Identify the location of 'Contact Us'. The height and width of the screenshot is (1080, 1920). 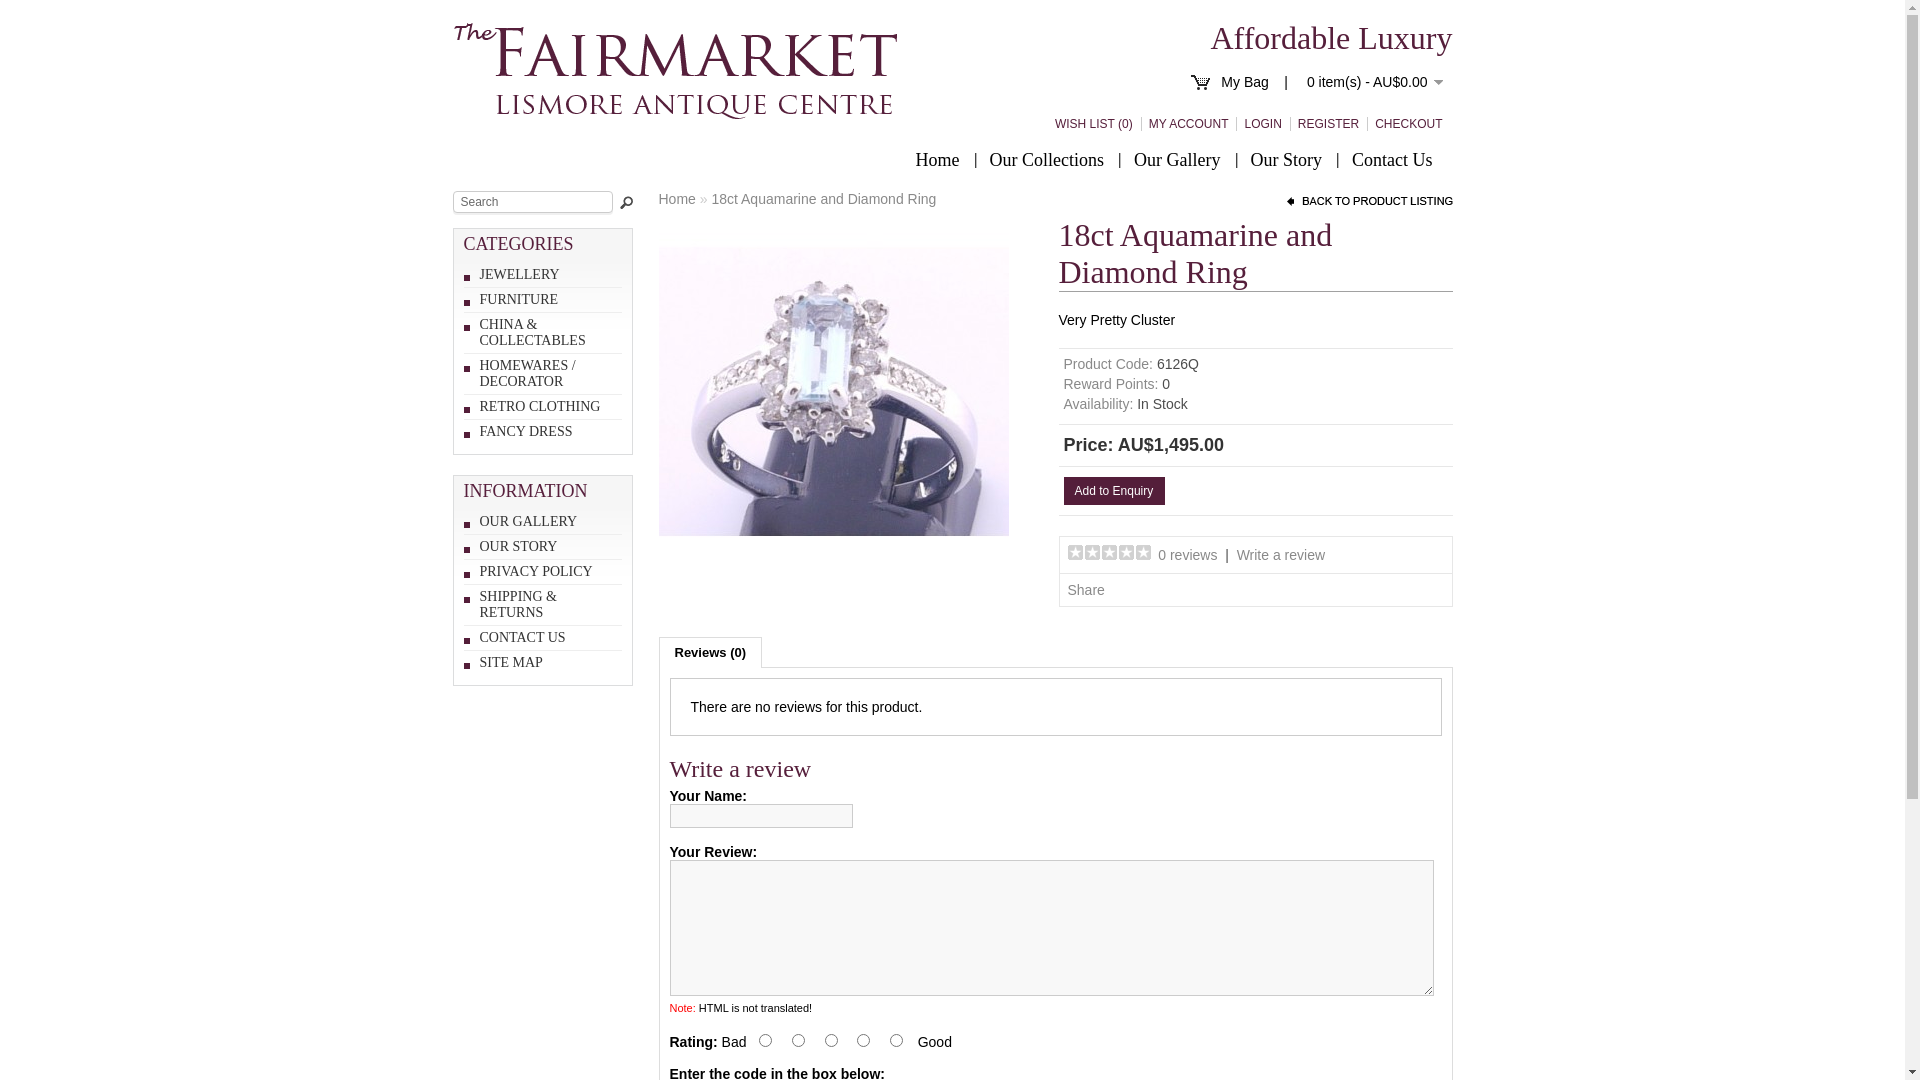
(1391, 158).